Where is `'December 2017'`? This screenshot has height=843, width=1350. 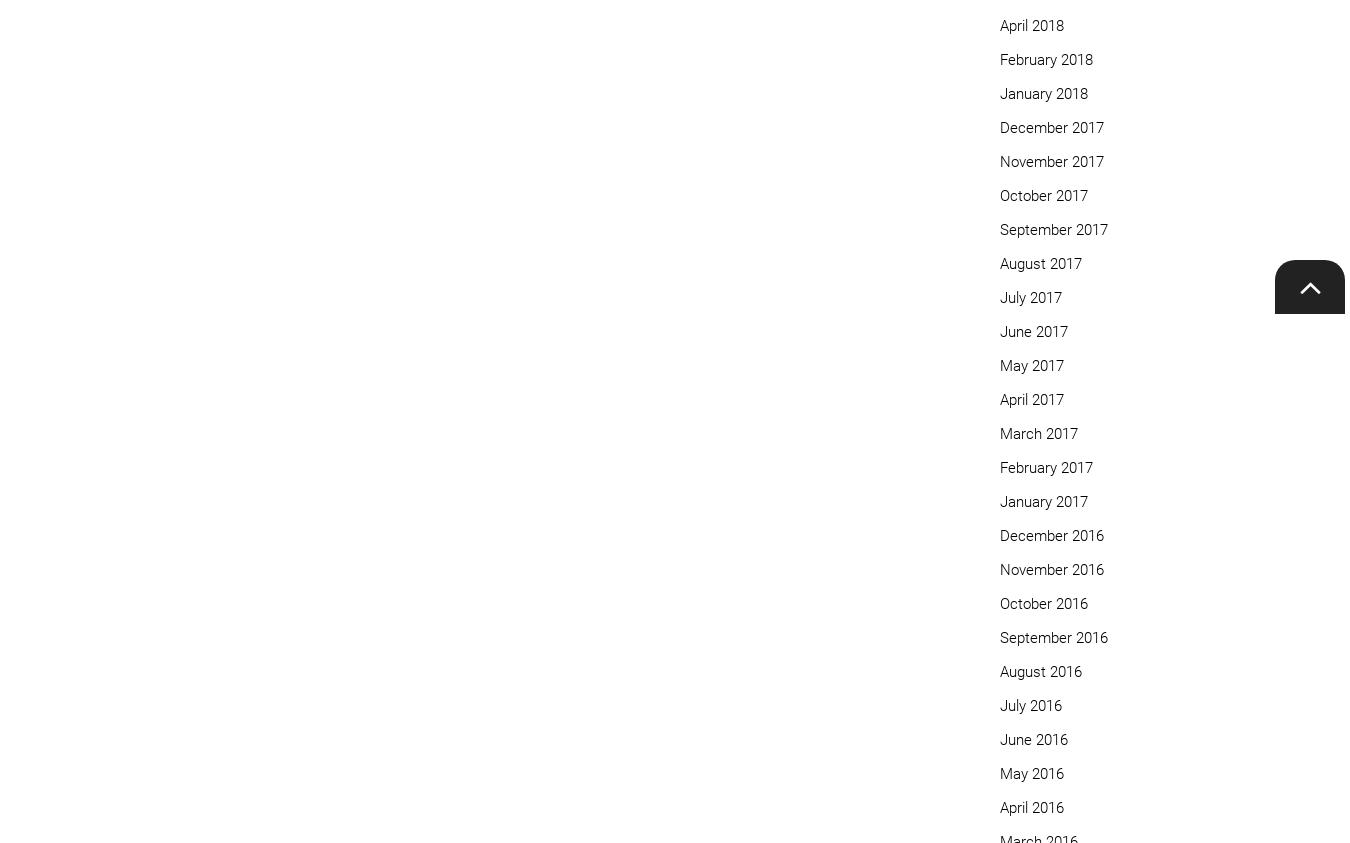 'December 2017' is located at coordinates (998, 126).